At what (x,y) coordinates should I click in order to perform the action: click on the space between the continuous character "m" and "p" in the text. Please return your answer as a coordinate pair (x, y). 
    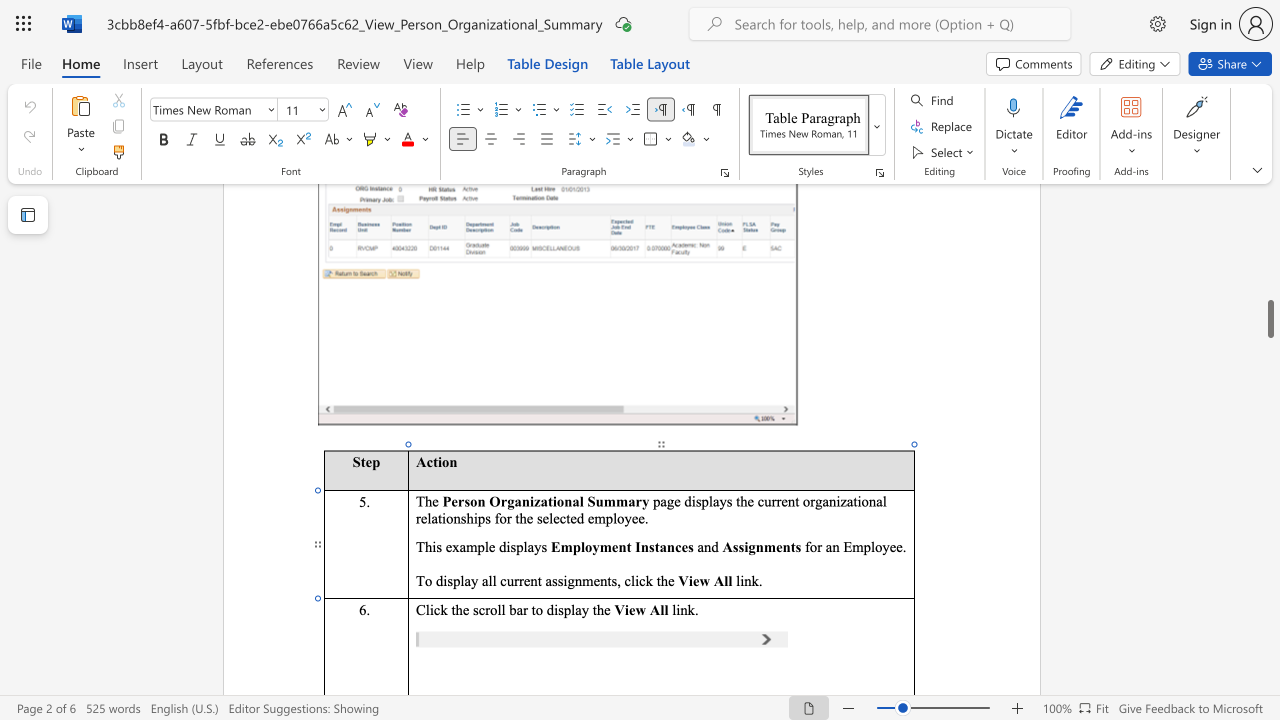
    Looking at the image, I should click on (862, 547).